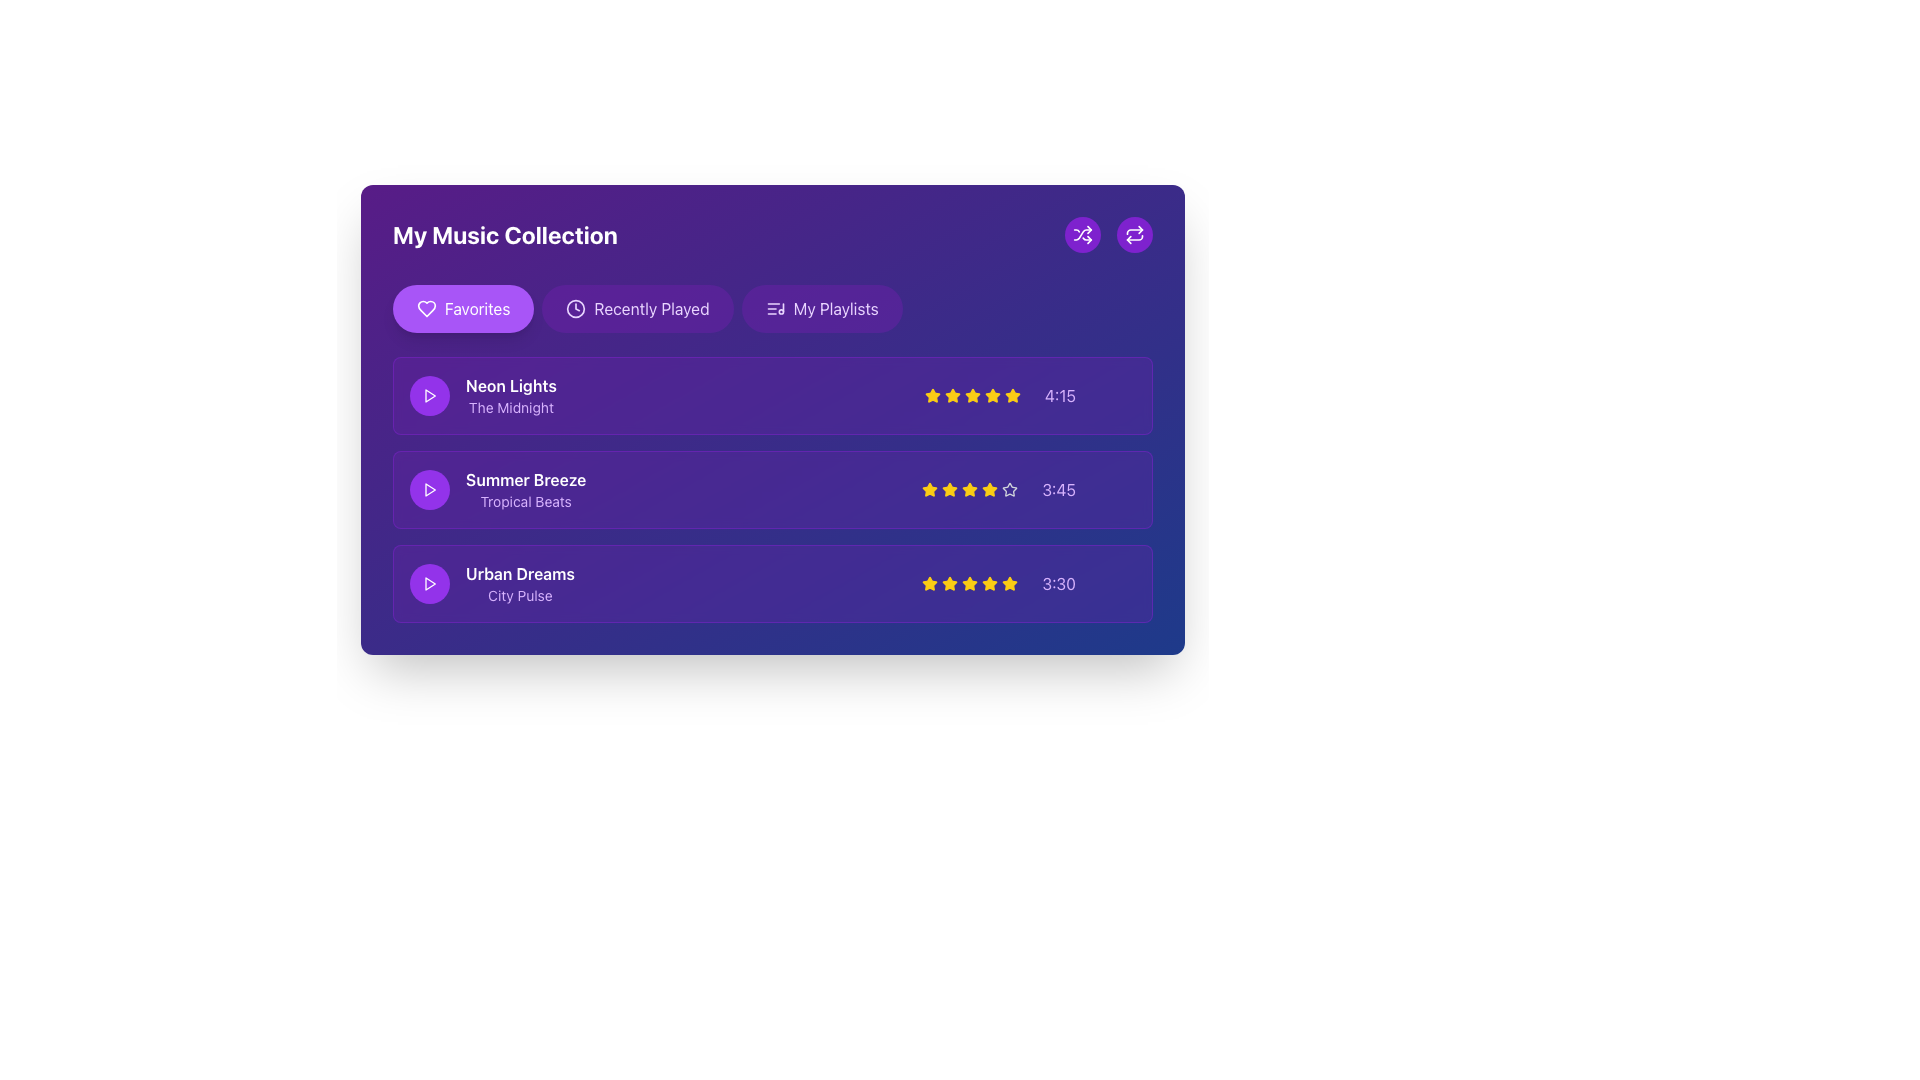  I want to click on the third button from the left in the horizontal button group titled 'My Music Collection', so click(822, 308).